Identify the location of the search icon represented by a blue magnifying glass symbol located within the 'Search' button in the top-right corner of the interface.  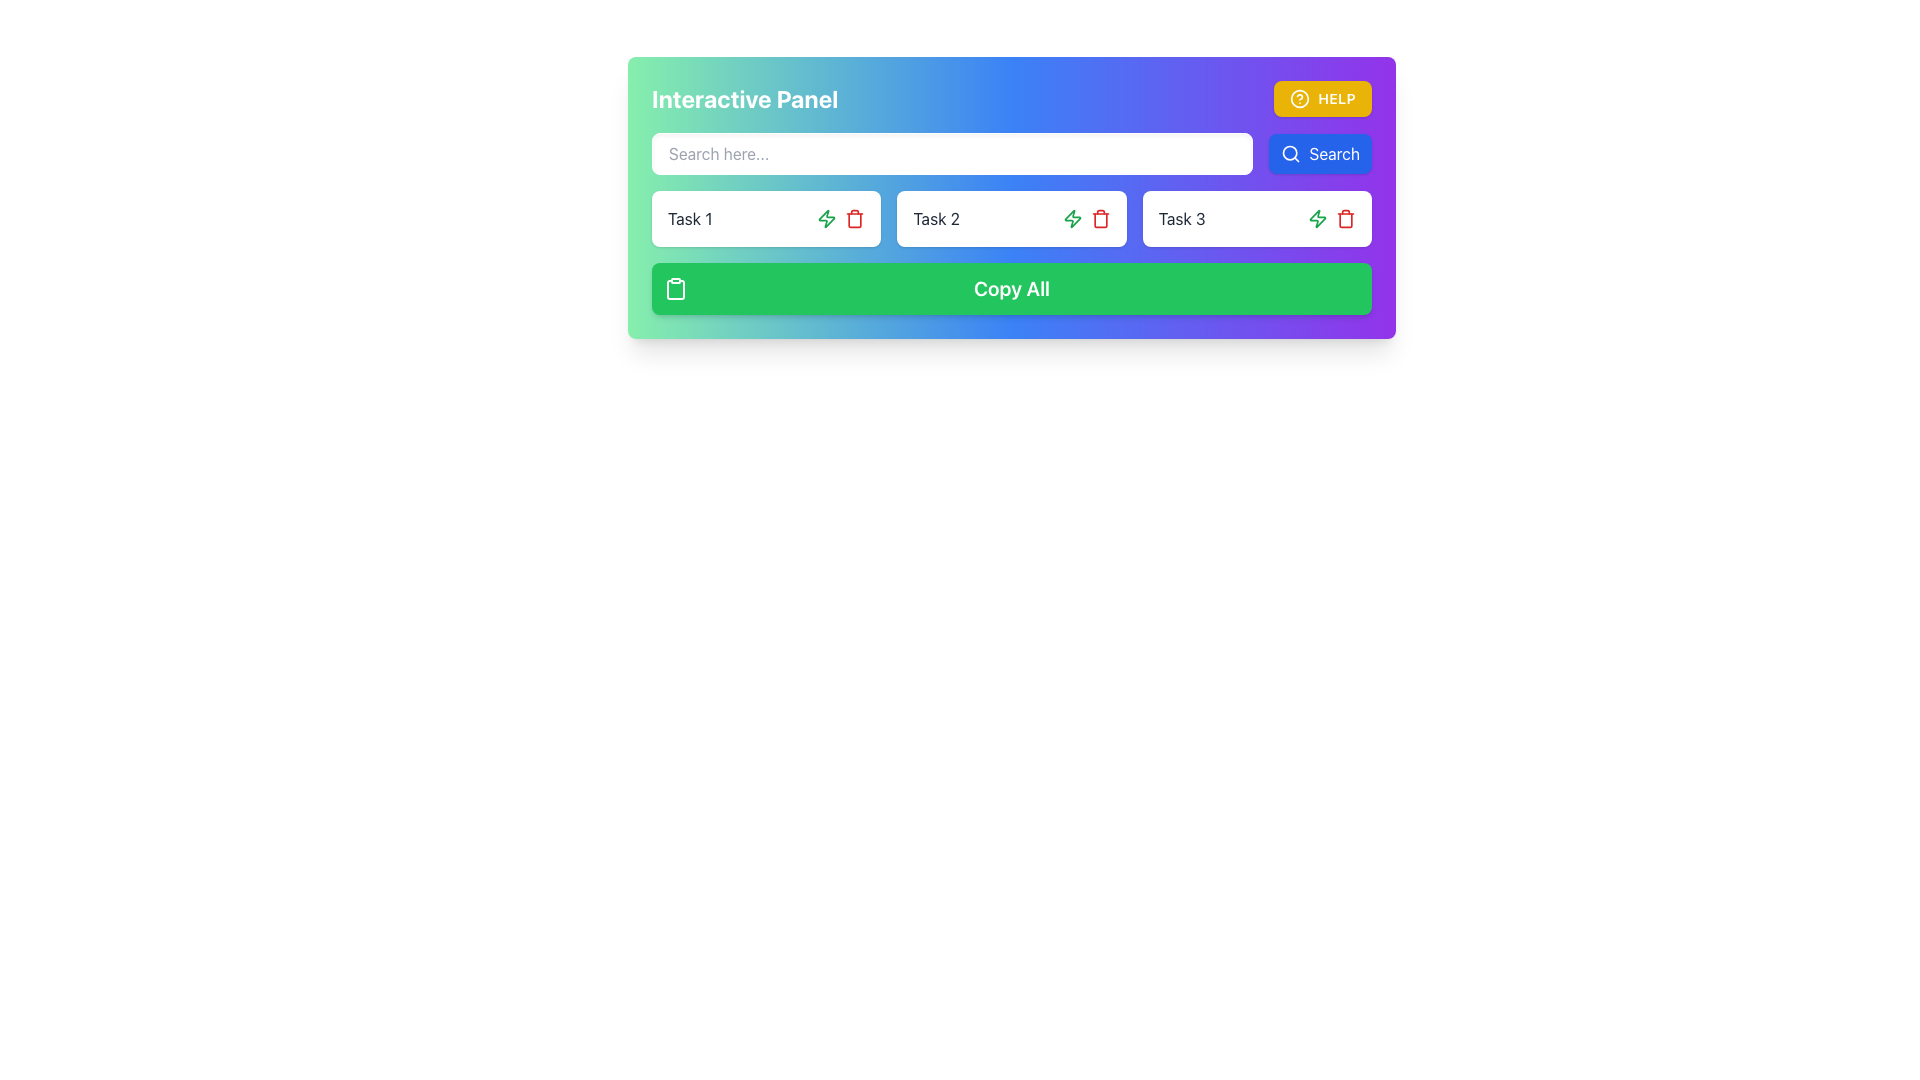
(1291, 153).